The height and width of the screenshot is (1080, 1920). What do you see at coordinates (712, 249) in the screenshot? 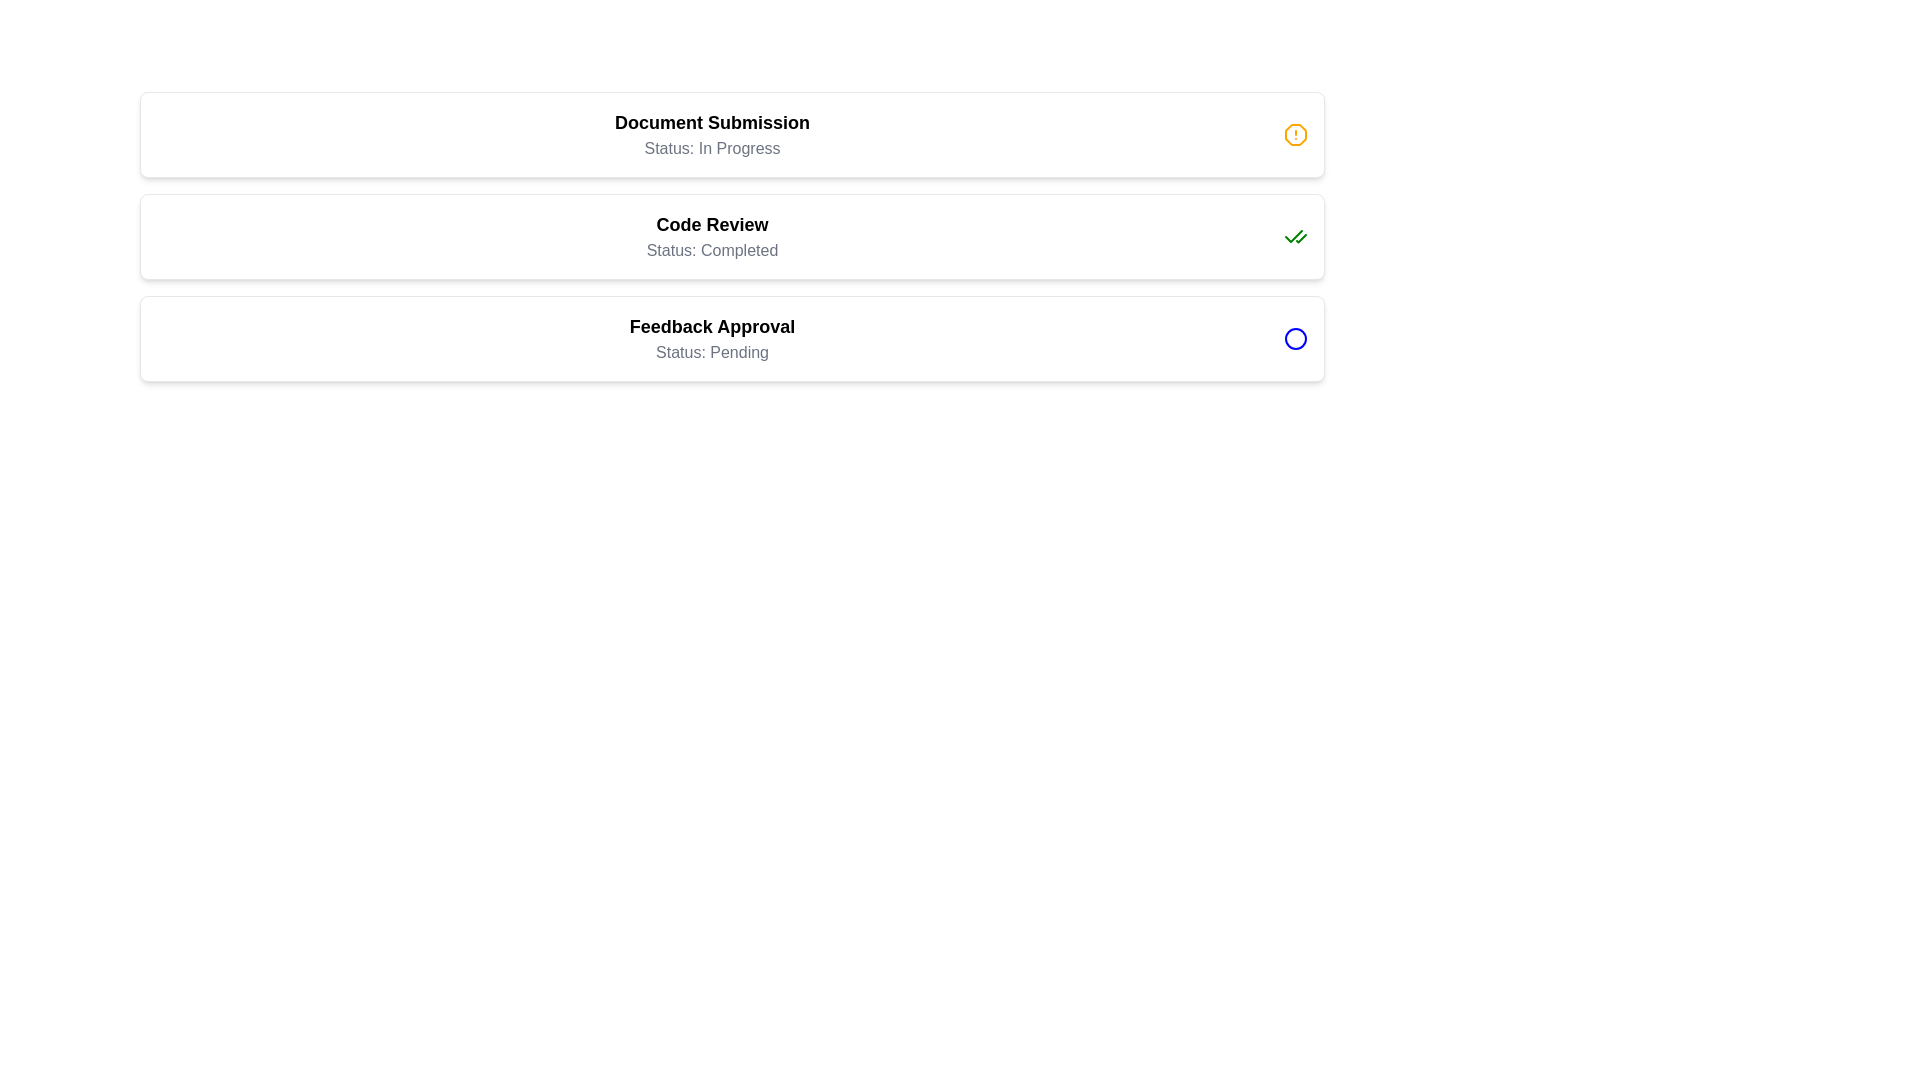
I see `the text label indicating the status of the task 'Code Review' with the value 'Completed', which is located directly below the title 'Code Review'` at bounding box center [712, 249].